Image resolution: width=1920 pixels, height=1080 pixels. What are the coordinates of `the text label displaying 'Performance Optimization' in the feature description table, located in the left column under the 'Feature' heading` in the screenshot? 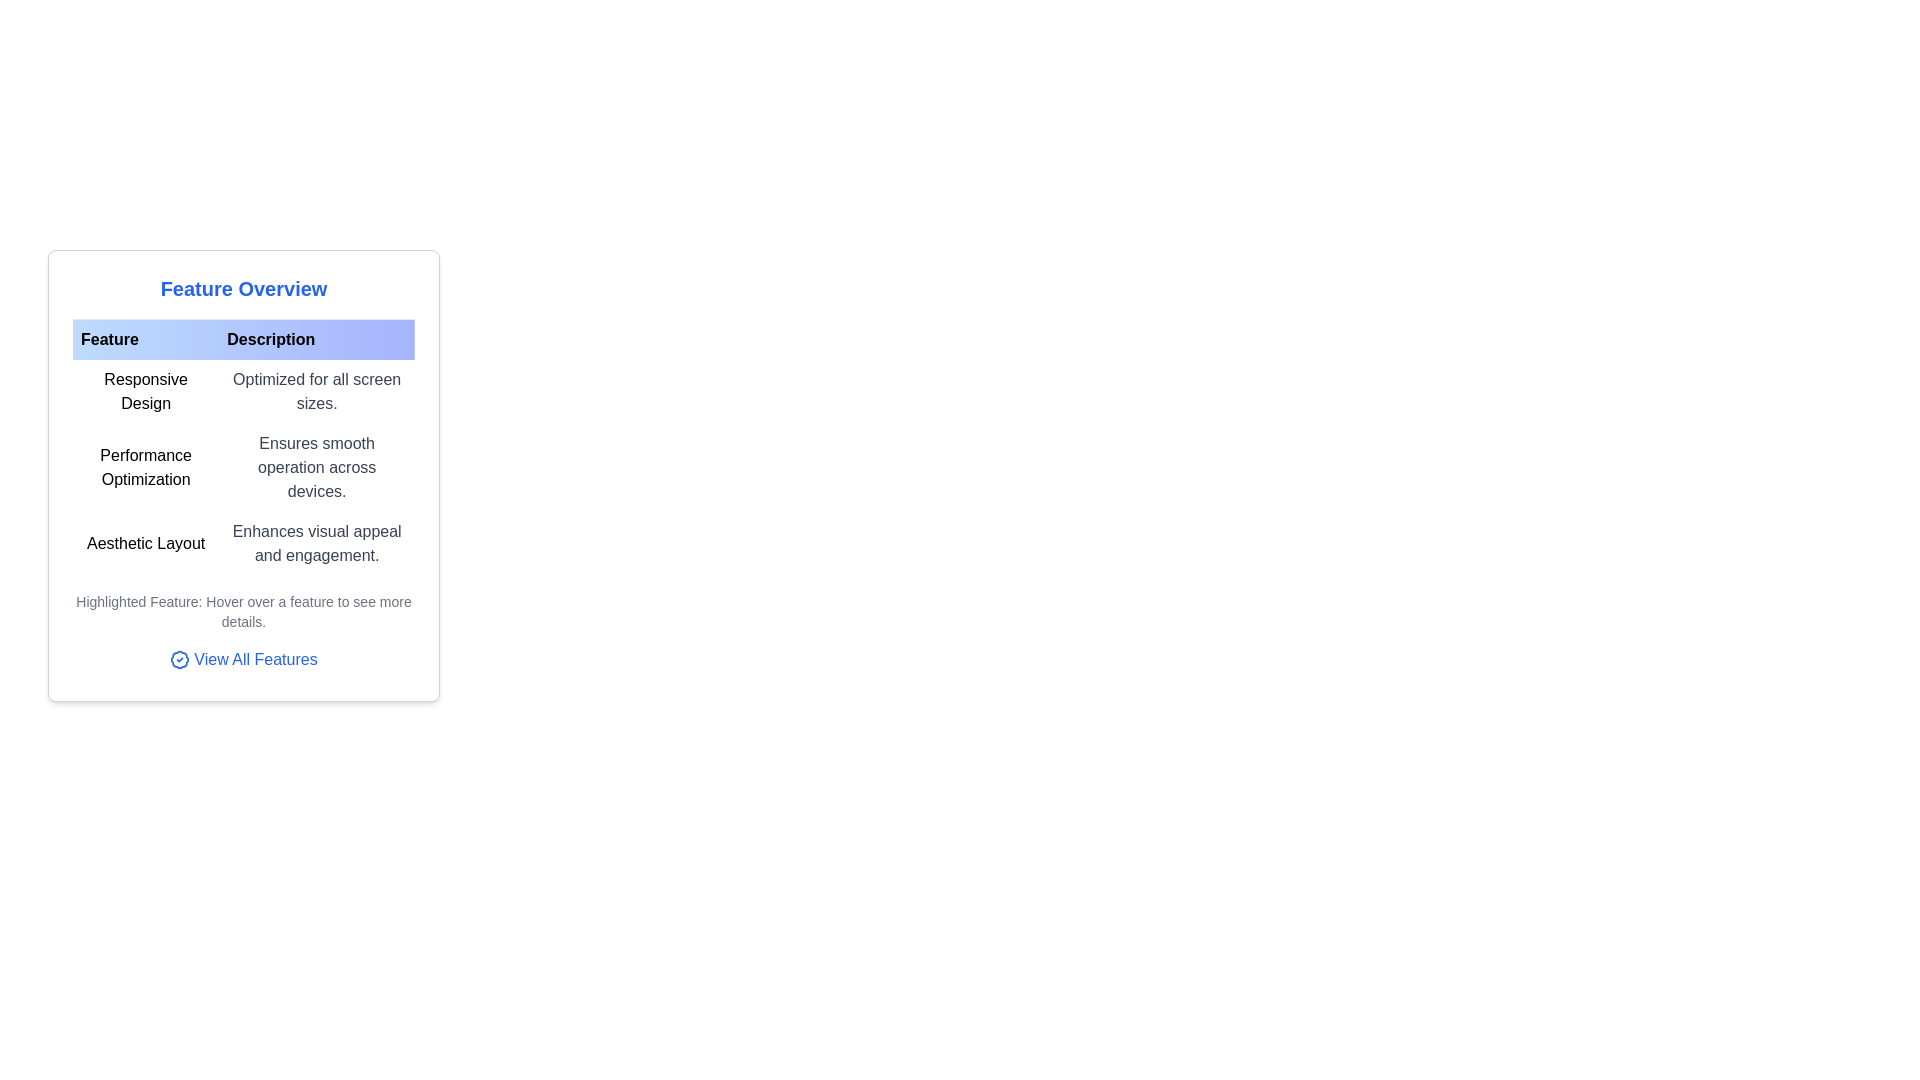 It's located at (145, 467).